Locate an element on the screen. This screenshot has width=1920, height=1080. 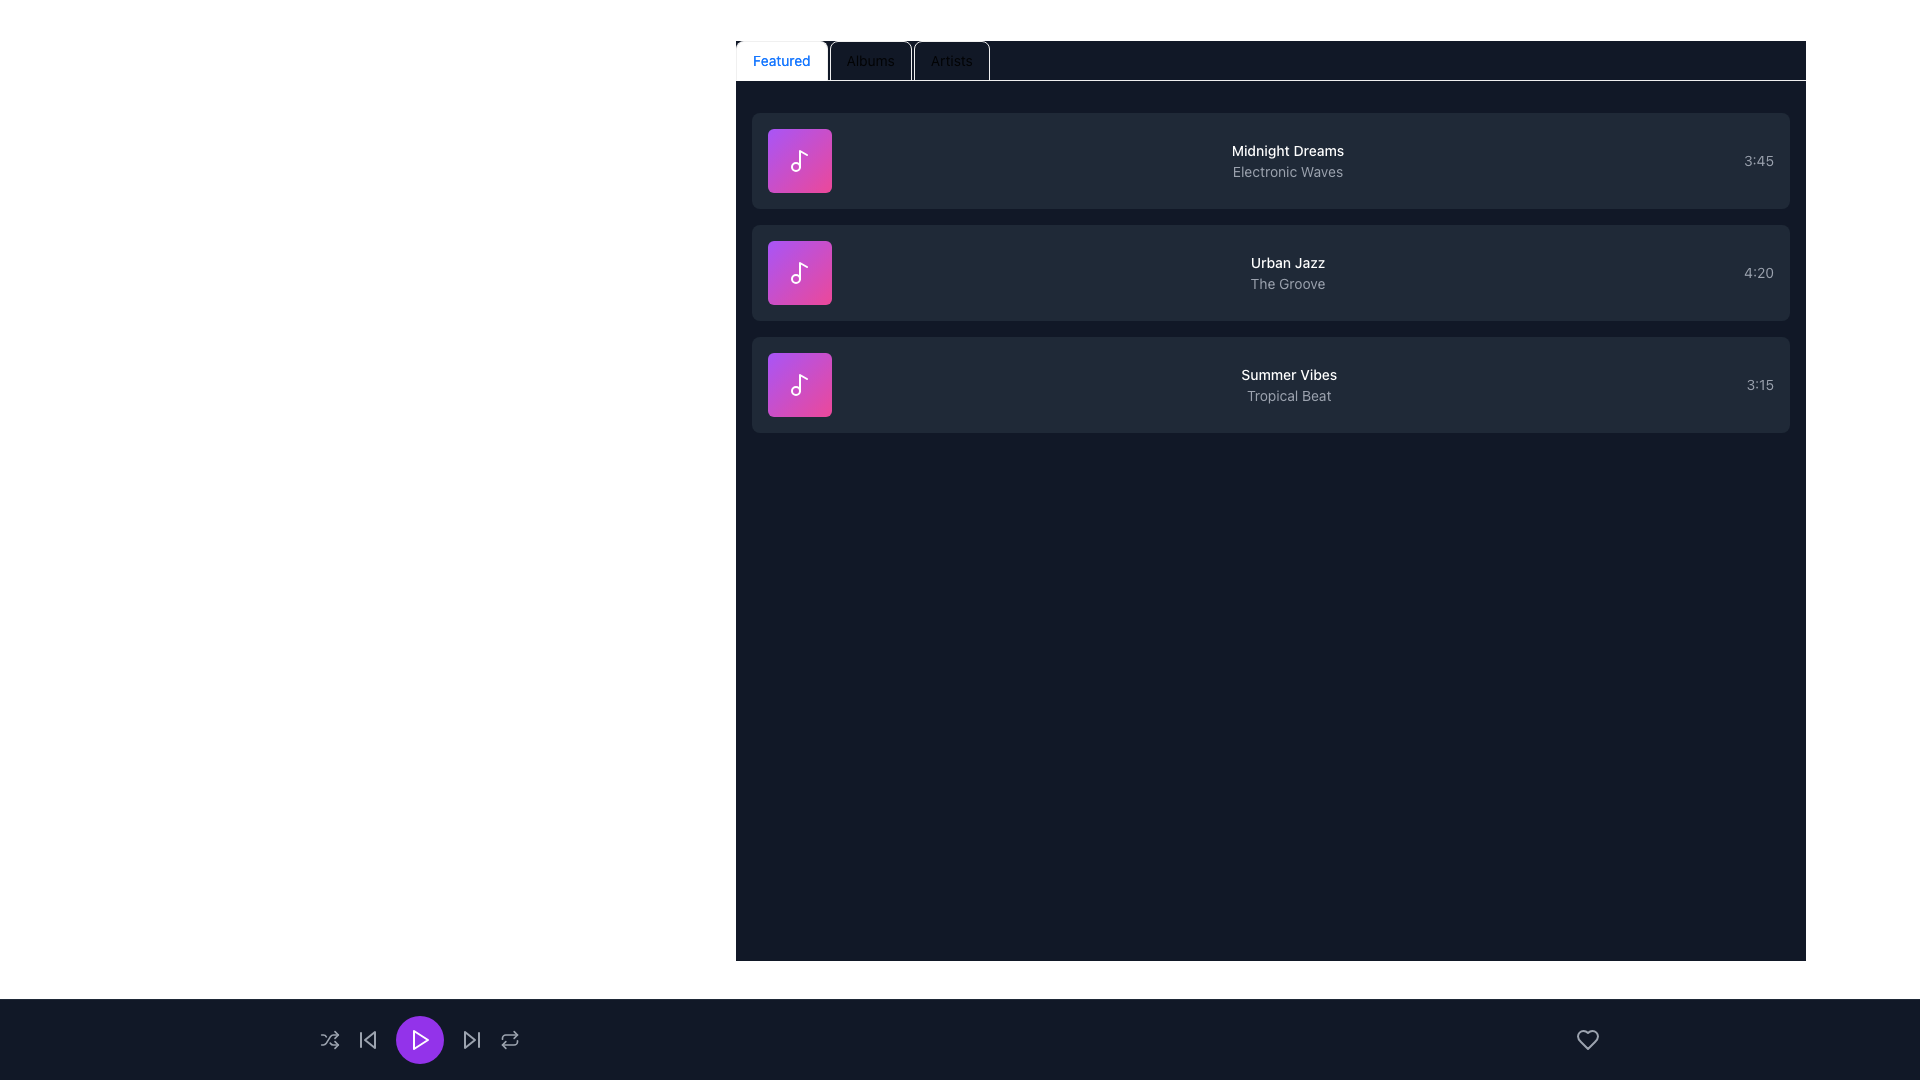
the music track icon representing 'Midnight Dreams' in the list, located on the left side of the item is located at coordinates (800, 160).